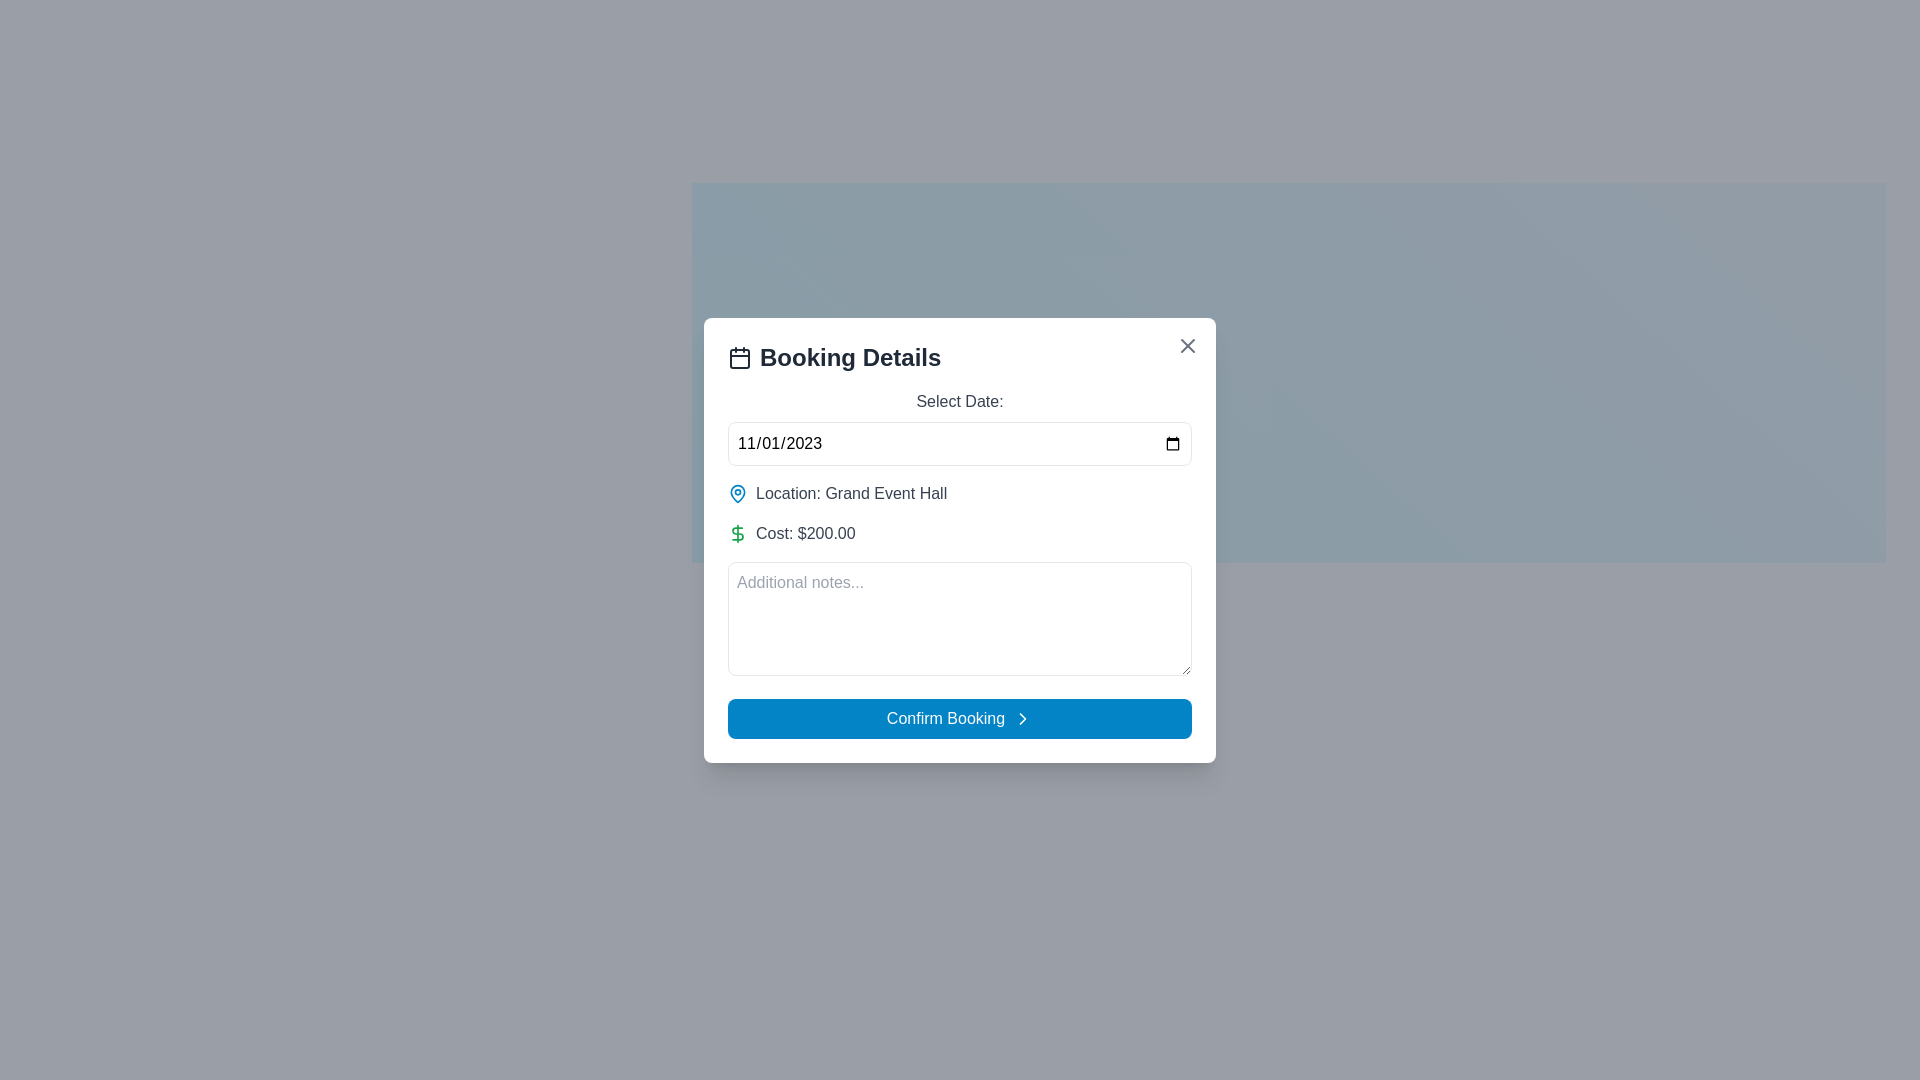 This screenshot has width=1920, height=1080. I want to click on the informational static text element indicating the cost of the booking, which is positioned in the middle of the 'Booking Details' dialog box, aligned with the green dollar sign icon to its left, so click(805, 532).